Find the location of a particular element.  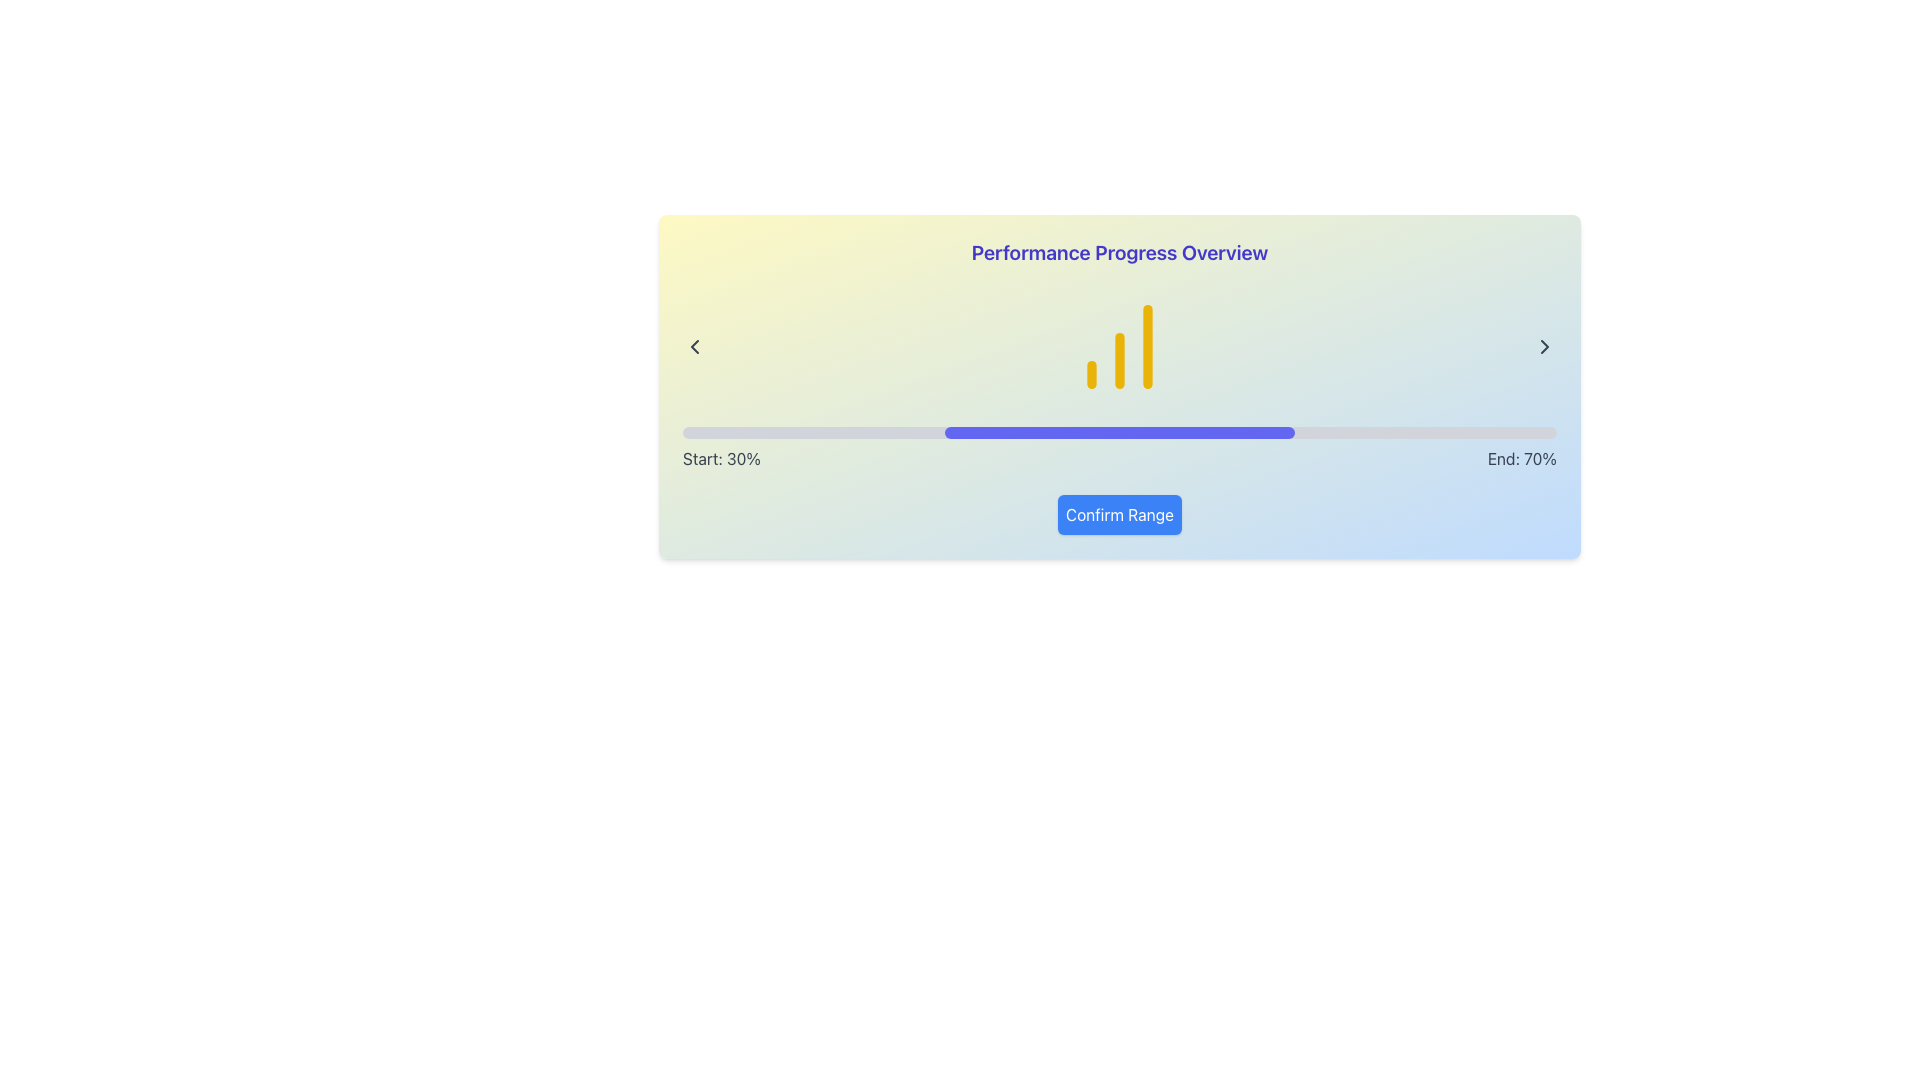

the confirm button located at the bottom section of the interface, directly below the progress bar labeled 'Start: 30%' and 'End: 70%', to observe style changes is located at coordinates (1118, 514).